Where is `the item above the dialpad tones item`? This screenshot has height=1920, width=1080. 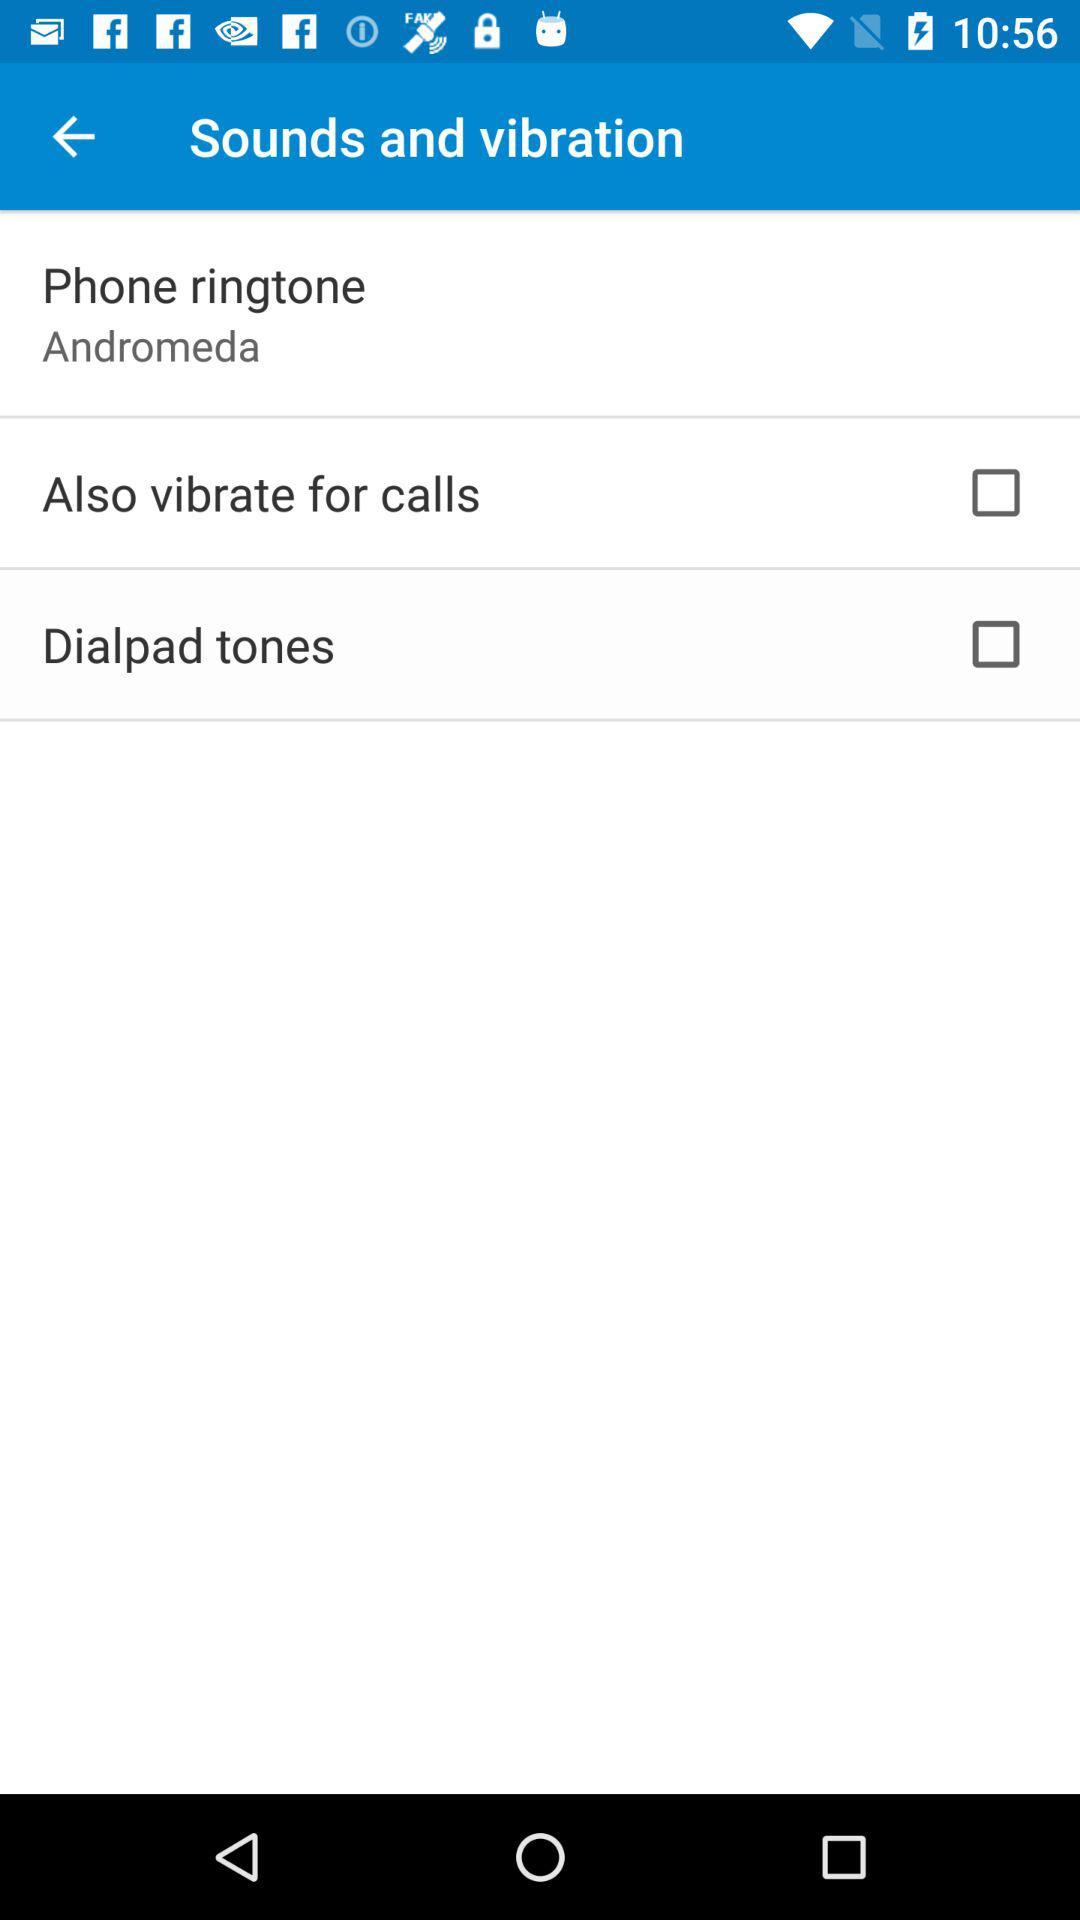 the item above the dialpad tones item is located at coordinates (260, 492).